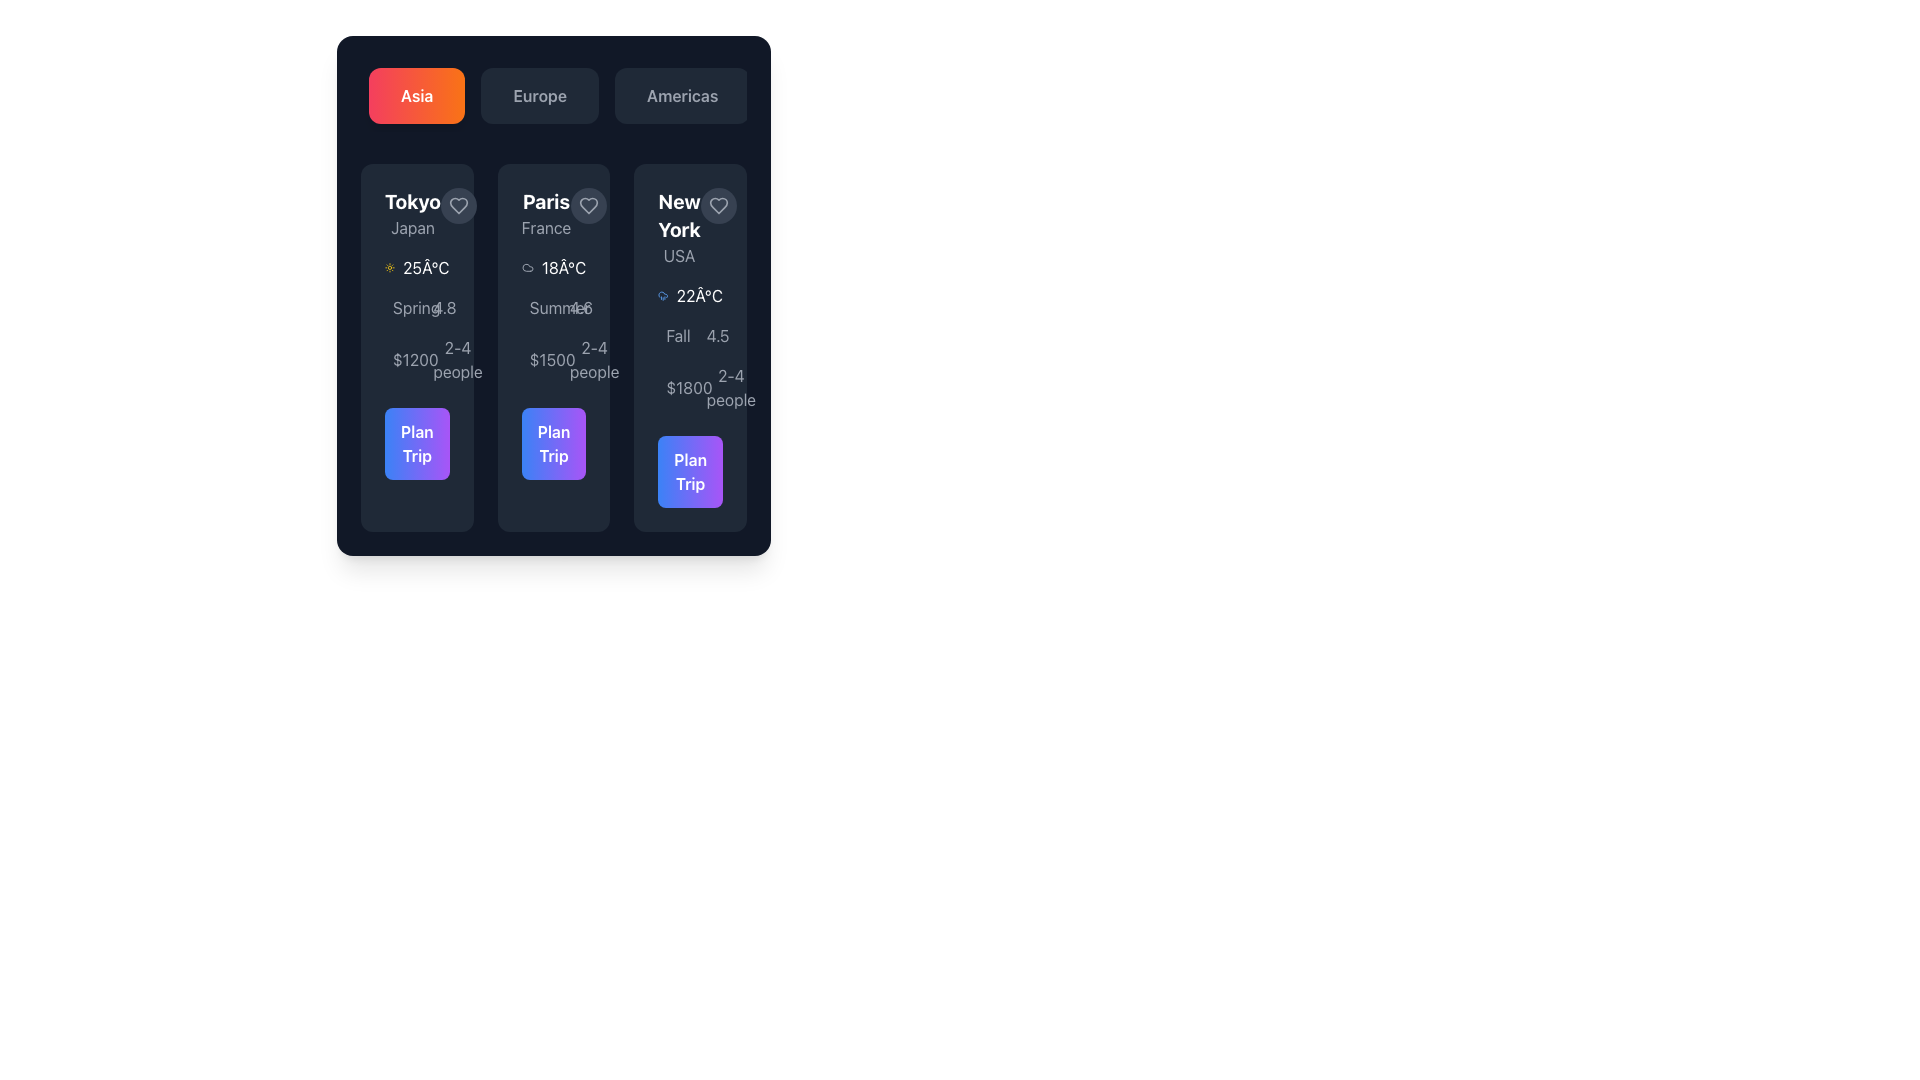  What do you see at coordinates (718, 205) in the screenshot?
I see `the favorite button located to the right of the 'New York' text in the top-right corner of the 'New York' information card to trigger a visual response` at bounding box center [718, 205].